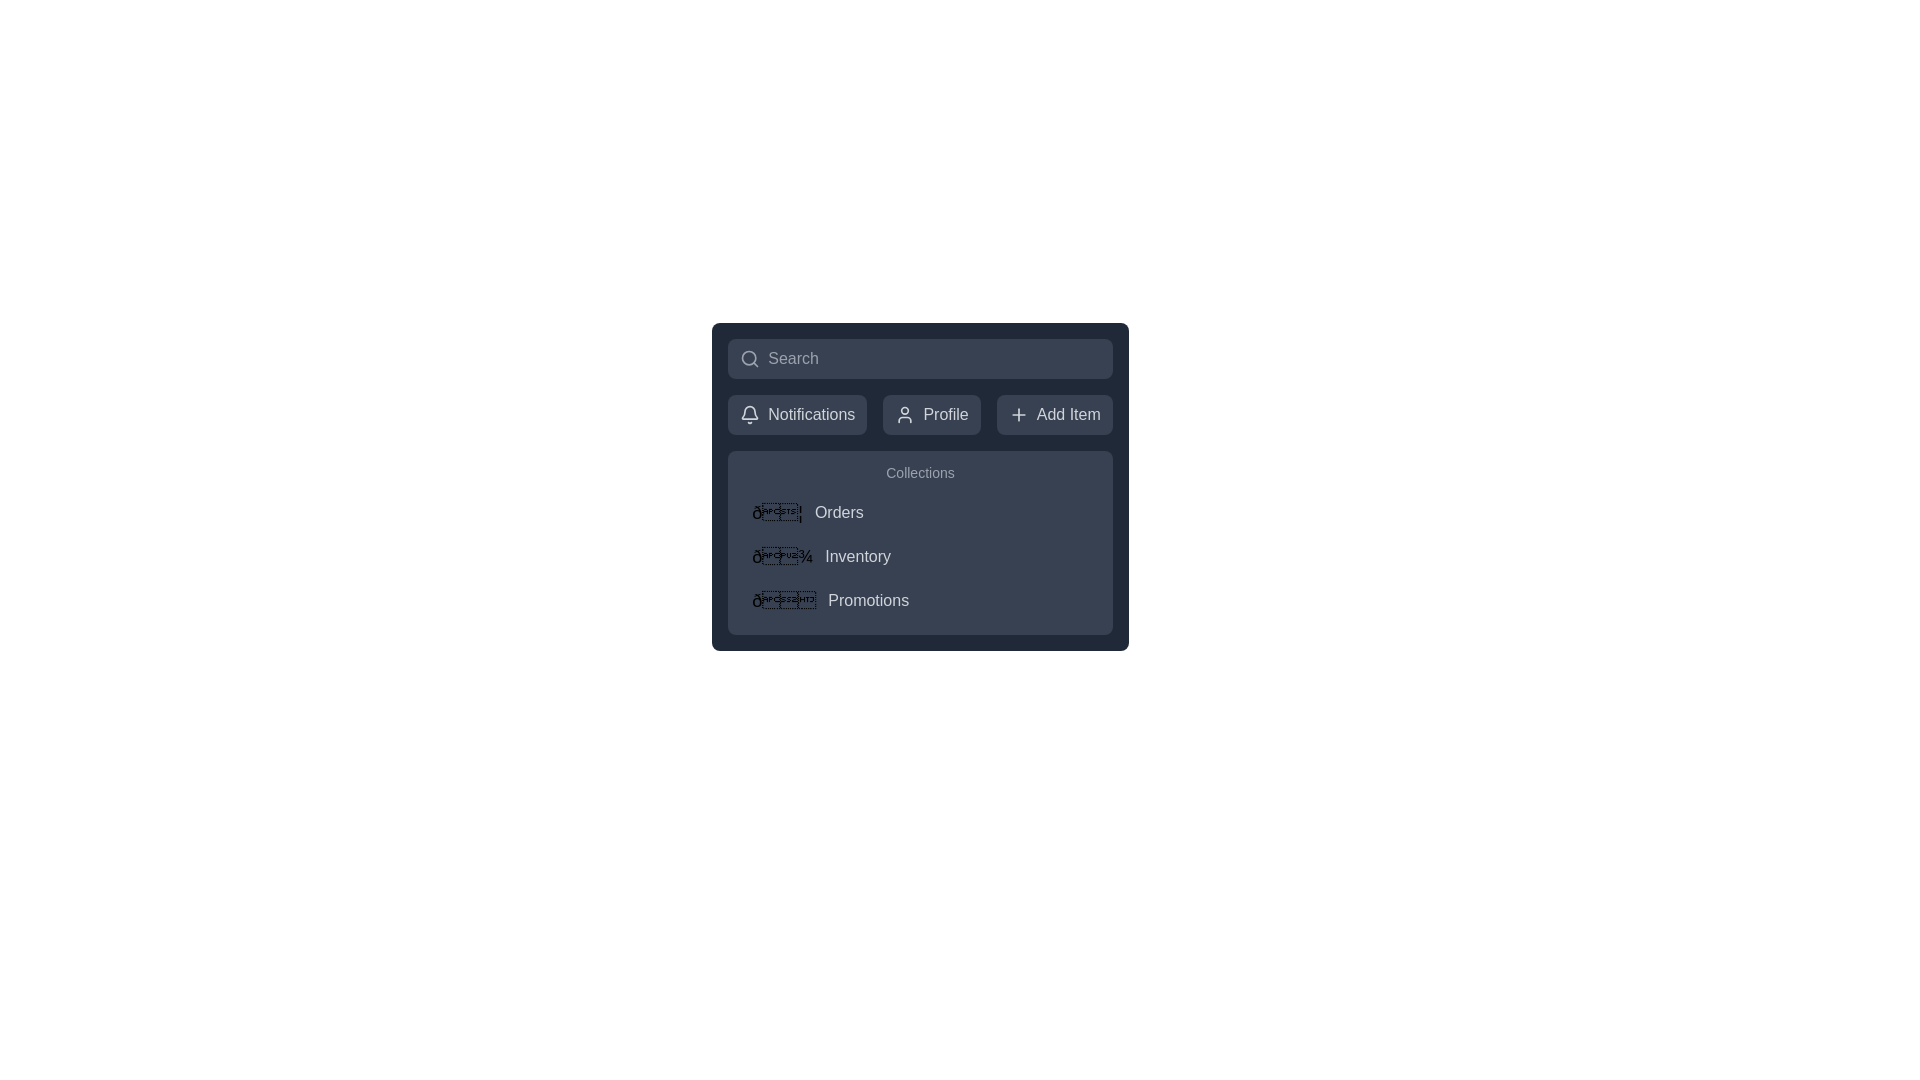 This screenshot has height=1080, width=1920. What do you see at coordinates (776, 512) in the screenshot?
I see `the document or mail icon located to the left of the 'Orders' text in the dark-colored menu panel` at bounding box center [776, 512].